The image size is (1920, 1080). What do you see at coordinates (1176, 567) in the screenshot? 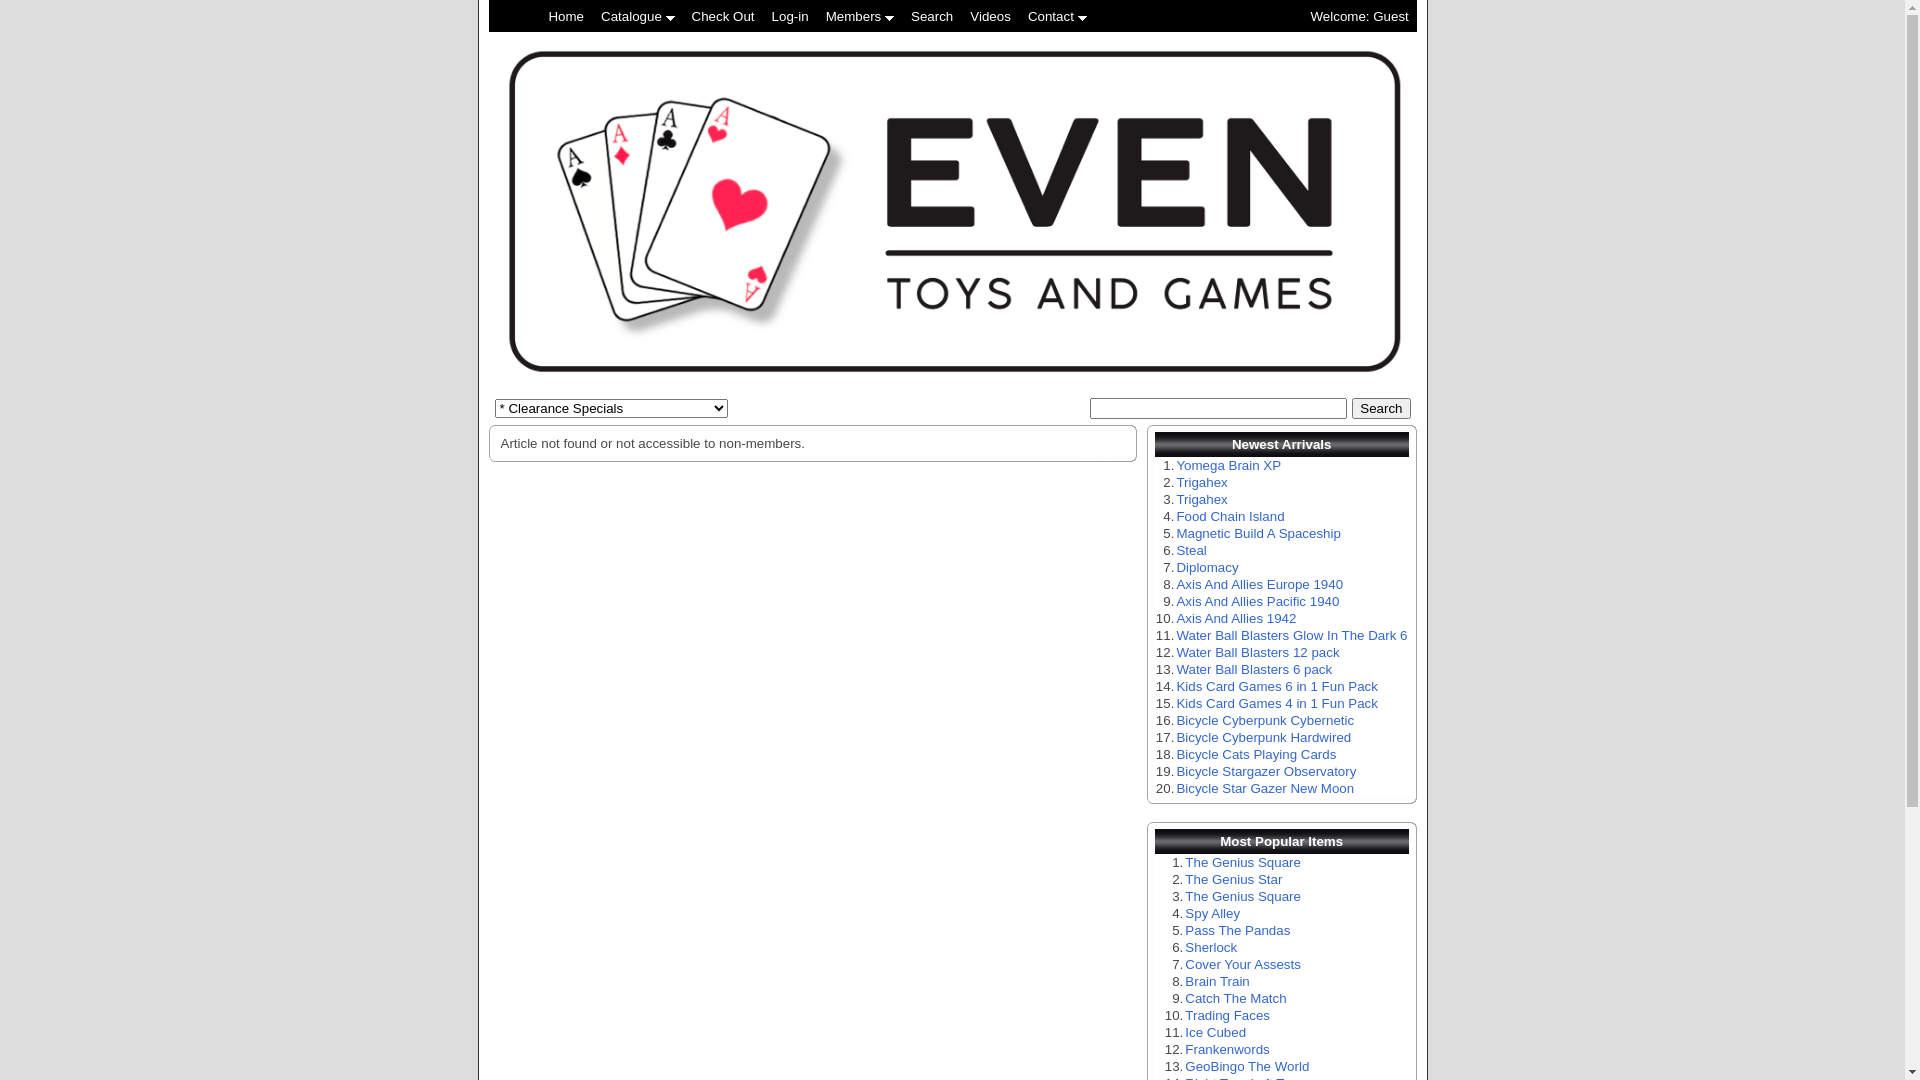
I see `'Diplomacy'` at bounding box center [1176, 567].